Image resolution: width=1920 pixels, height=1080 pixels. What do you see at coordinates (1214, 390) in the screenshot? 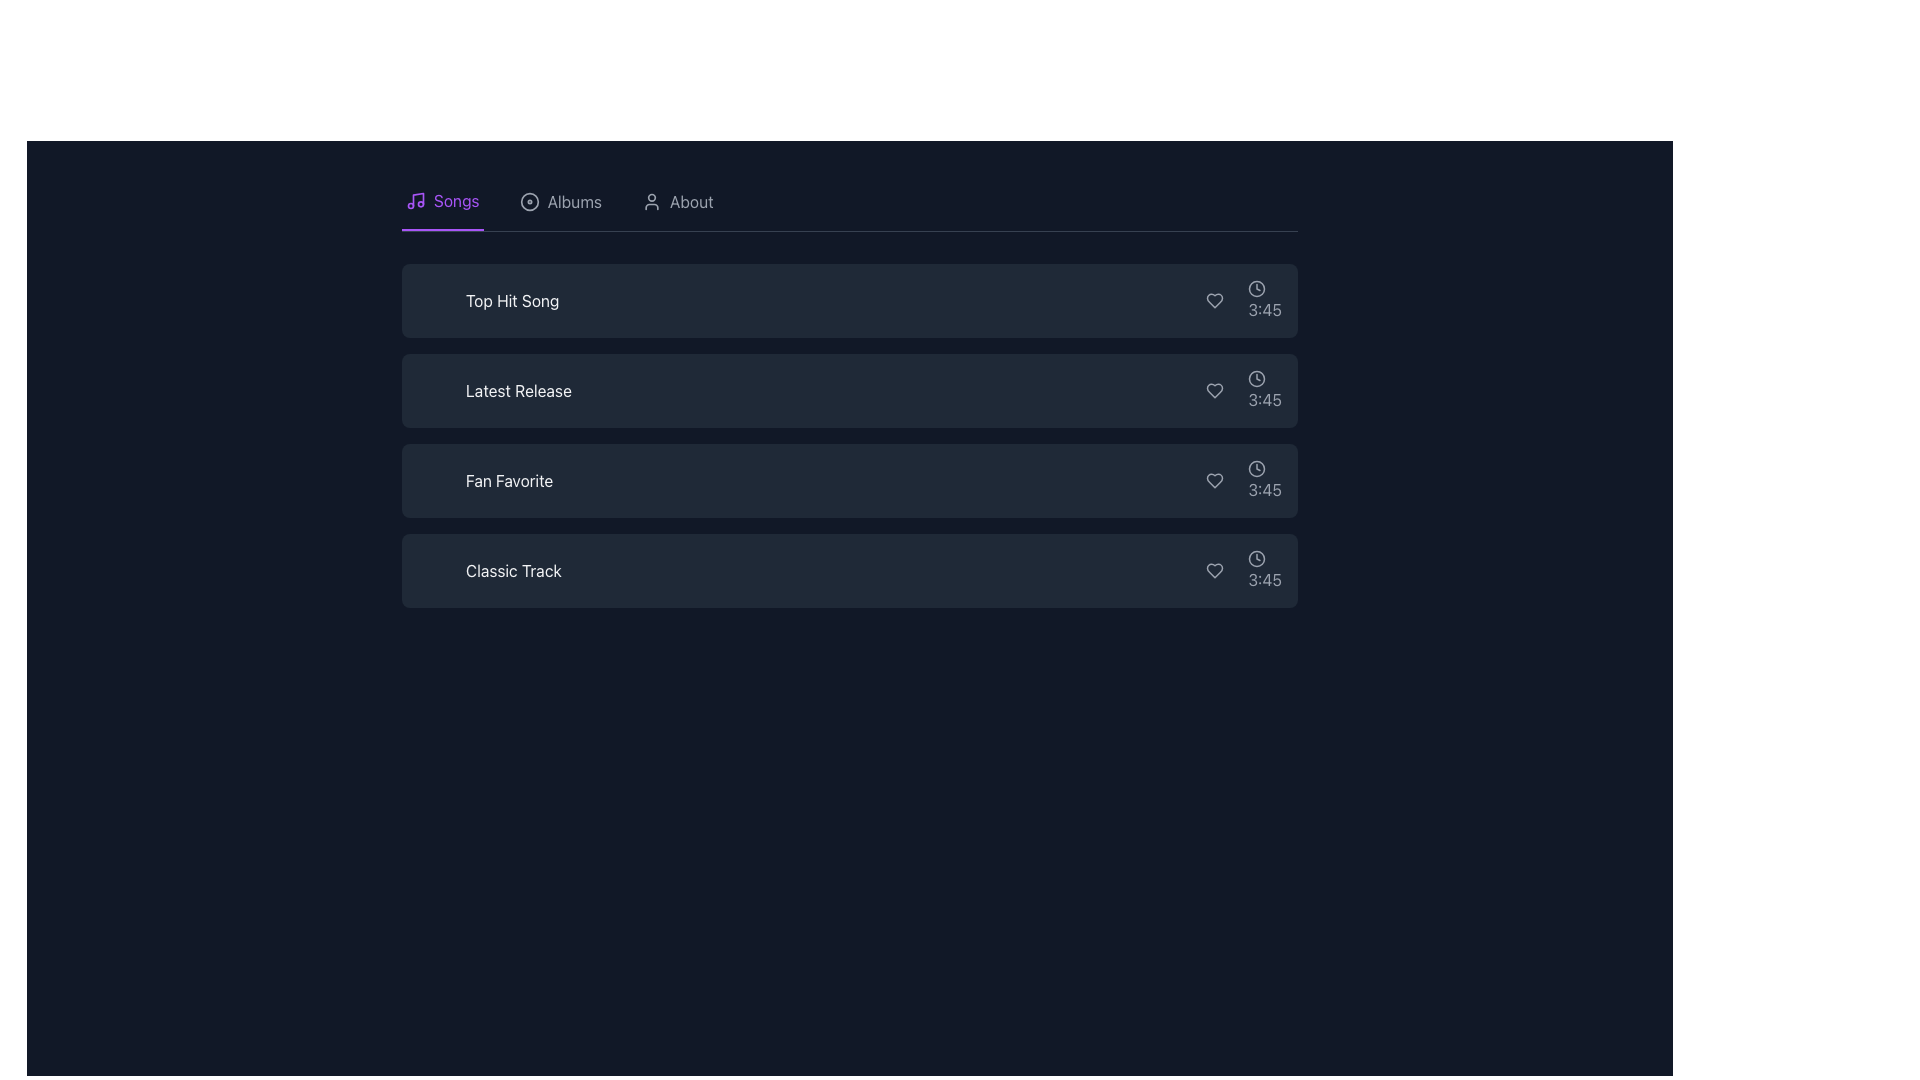
I see `the Interactive Heart Icon located to the left of the duration '3:45' in the second row of the song list` at bounding box center [1214, 390].